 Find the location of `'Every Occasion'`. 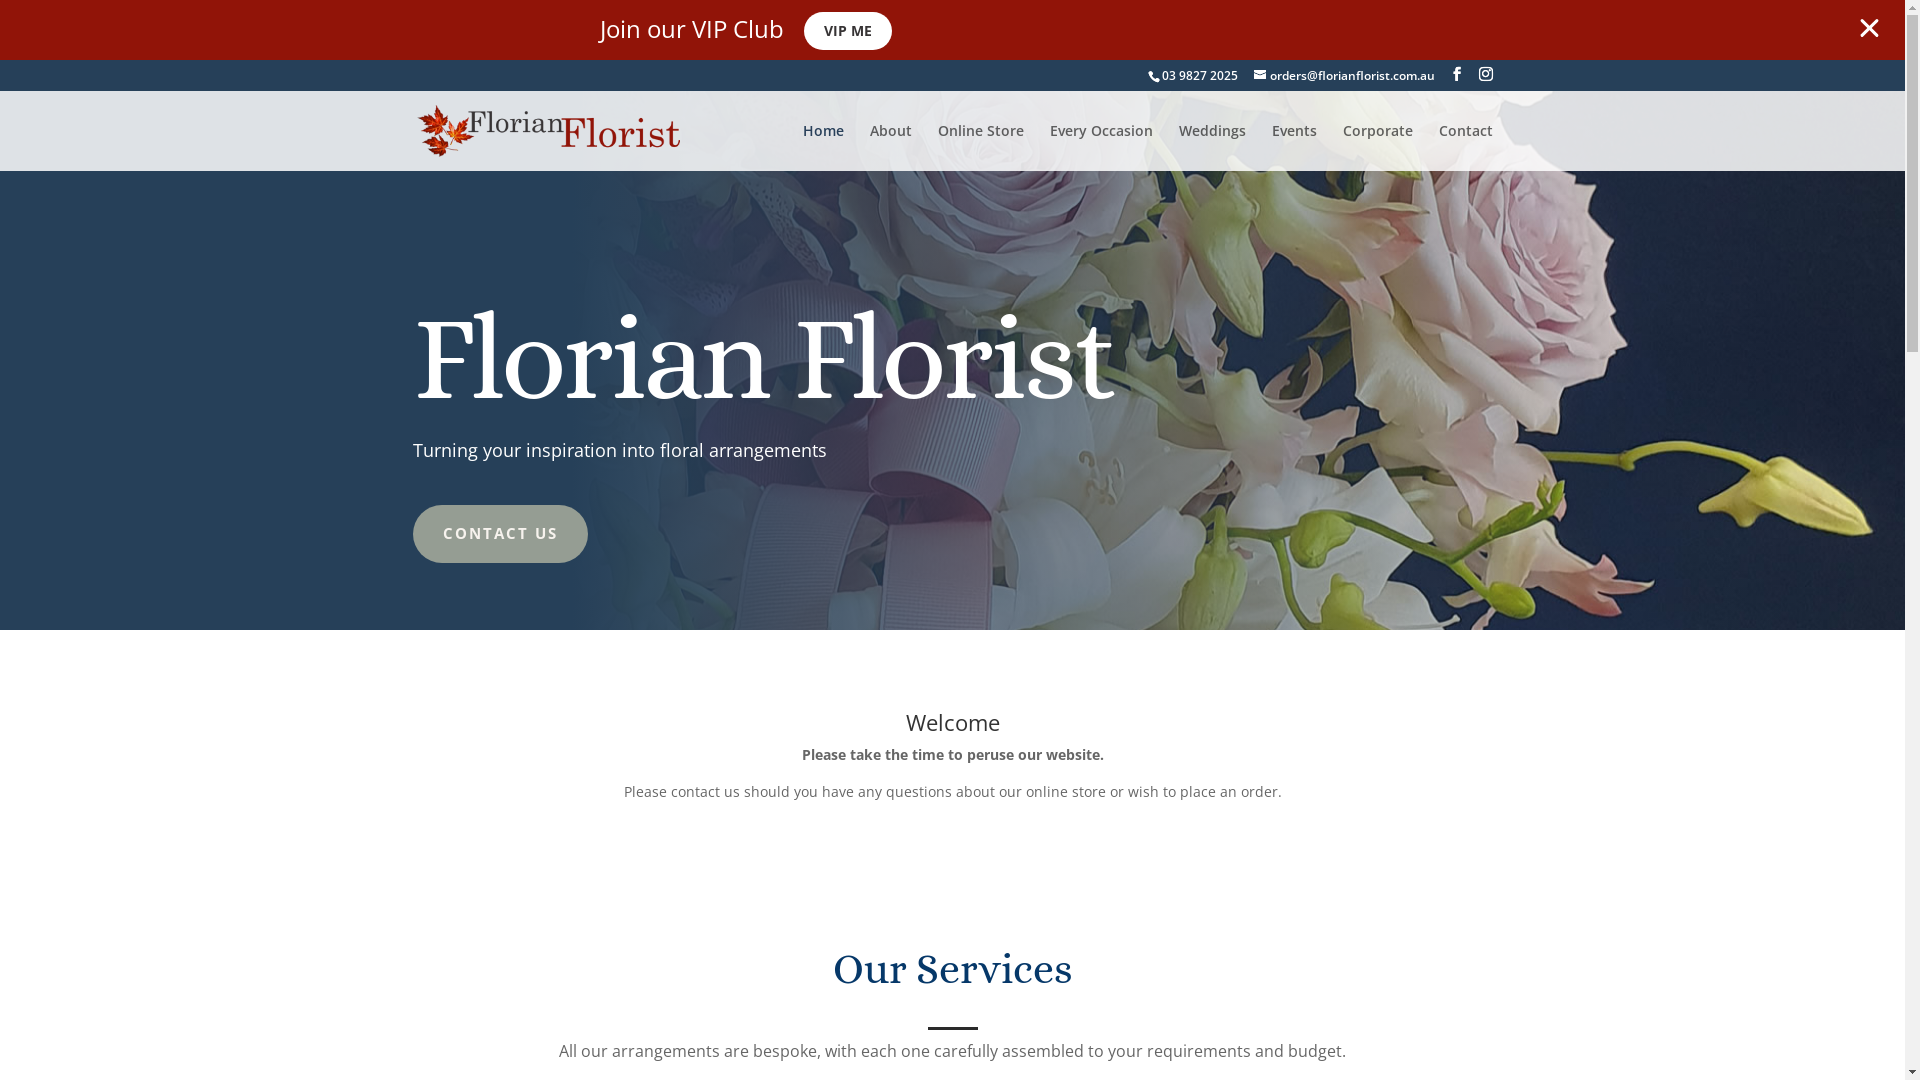

'Every Occasion' is located at coordinates (1100, 146).